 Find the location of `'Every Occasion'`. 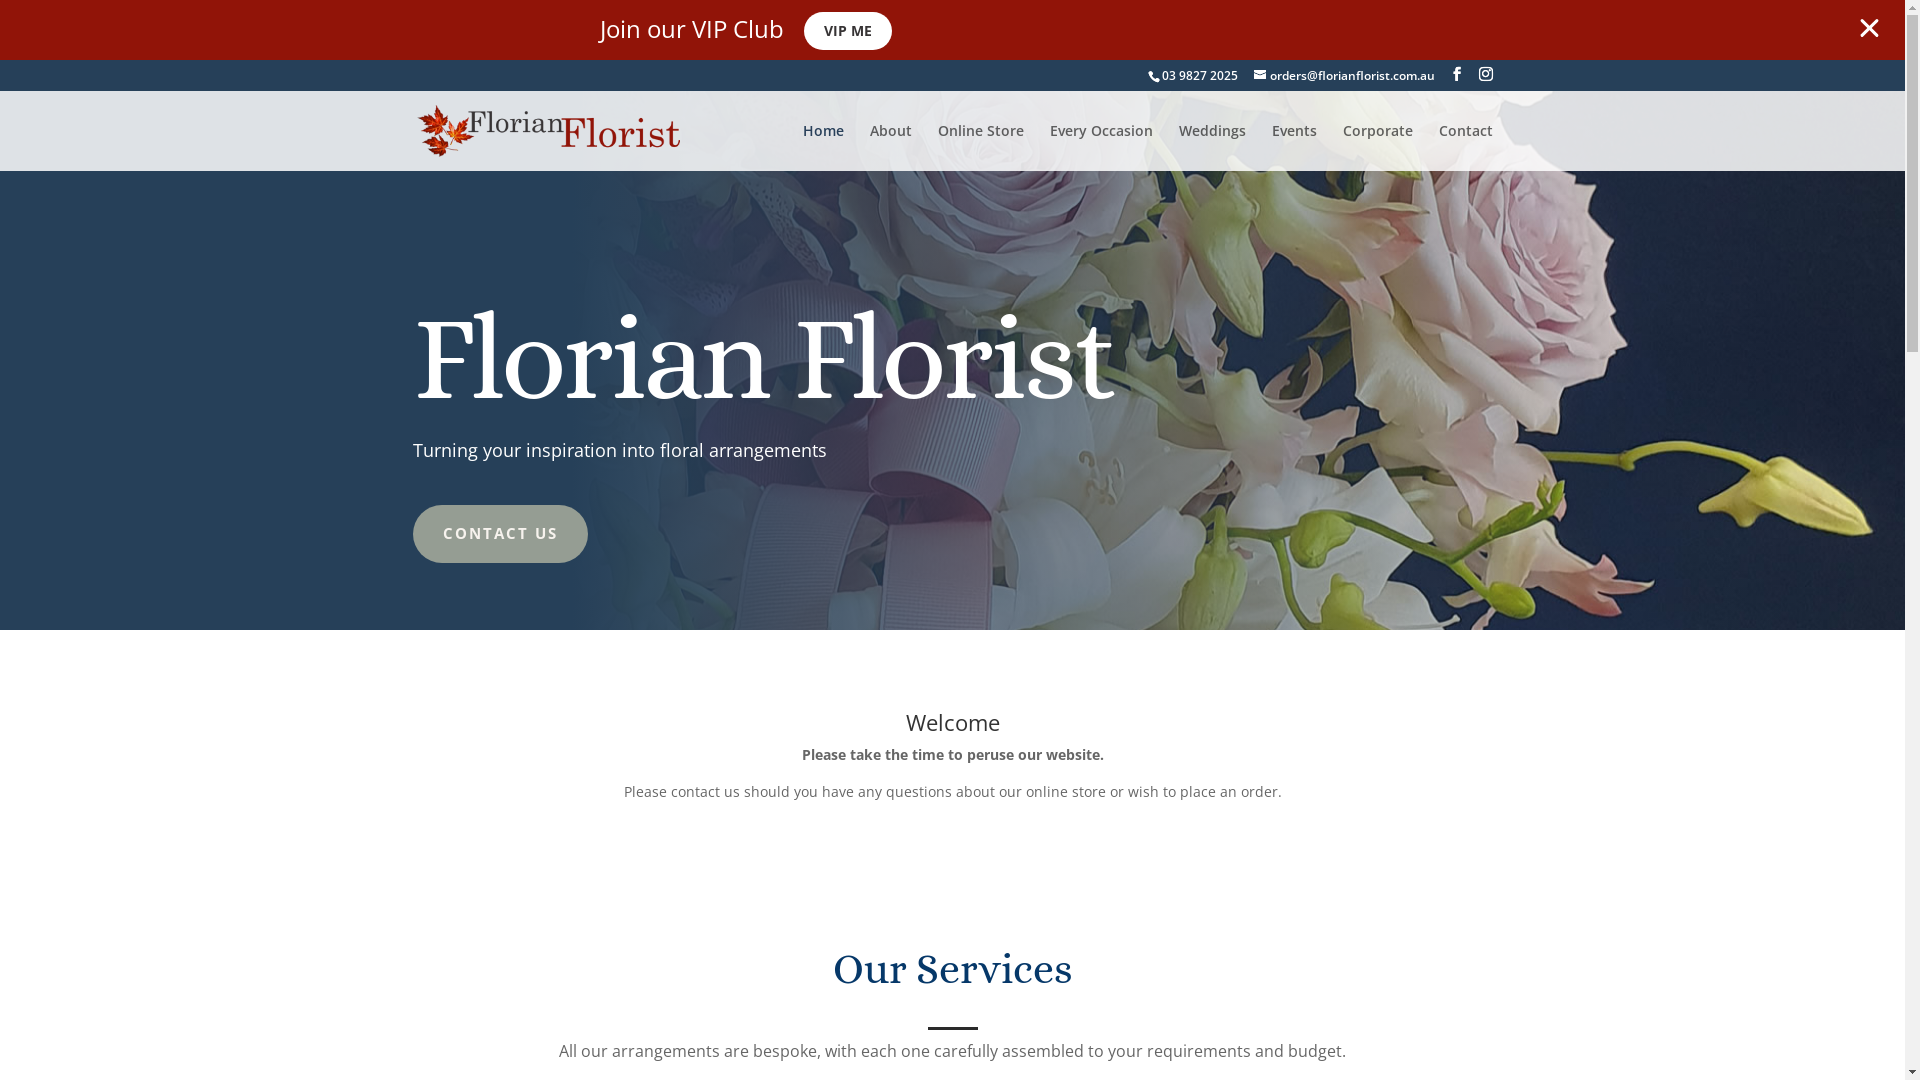

'Every Occasion' is located at coordinates (1100, 146).